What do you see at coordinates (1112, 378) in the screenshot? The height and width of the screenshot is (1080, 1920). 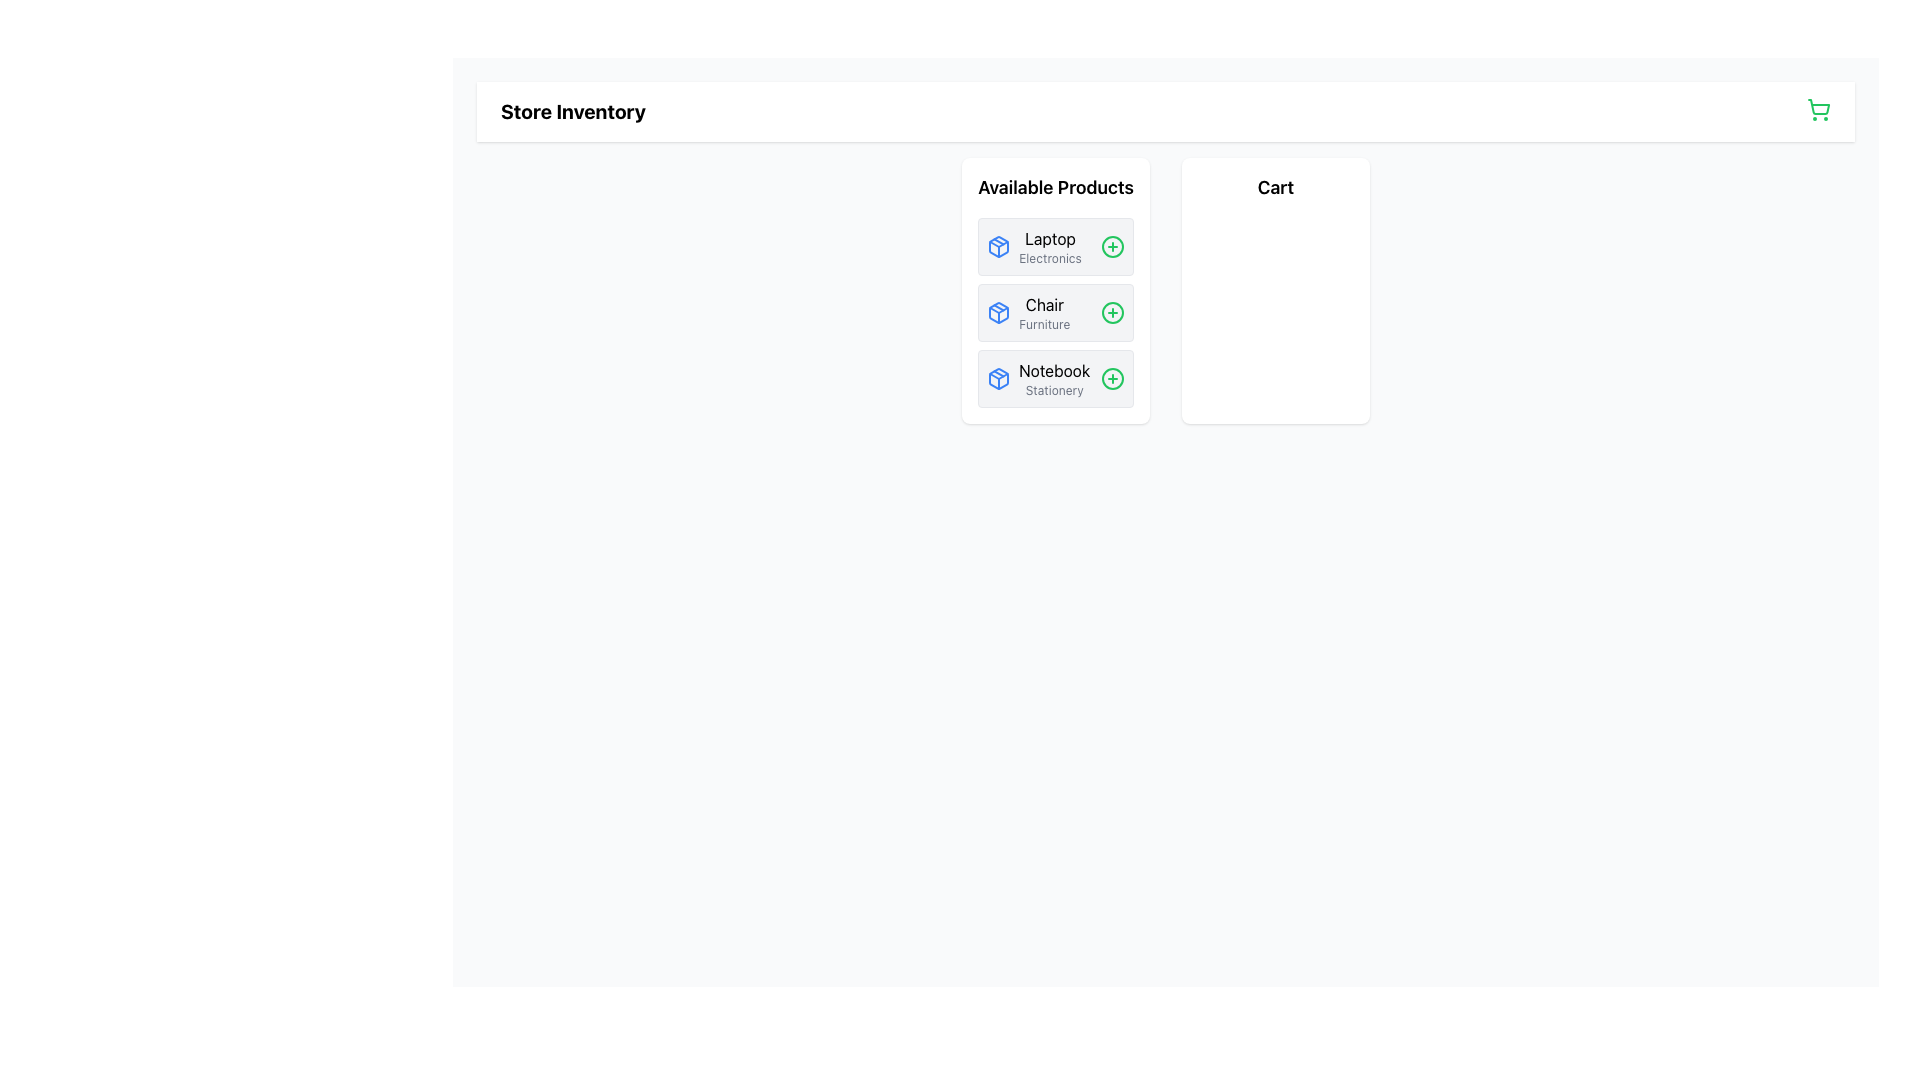 I see `the circular decorative element of the '+' icon for adding the 'Notebook' product, located to the right of the 'Notebook Stationary' list entry in the 'Available Products' section` at bounding box center [1112, 378].